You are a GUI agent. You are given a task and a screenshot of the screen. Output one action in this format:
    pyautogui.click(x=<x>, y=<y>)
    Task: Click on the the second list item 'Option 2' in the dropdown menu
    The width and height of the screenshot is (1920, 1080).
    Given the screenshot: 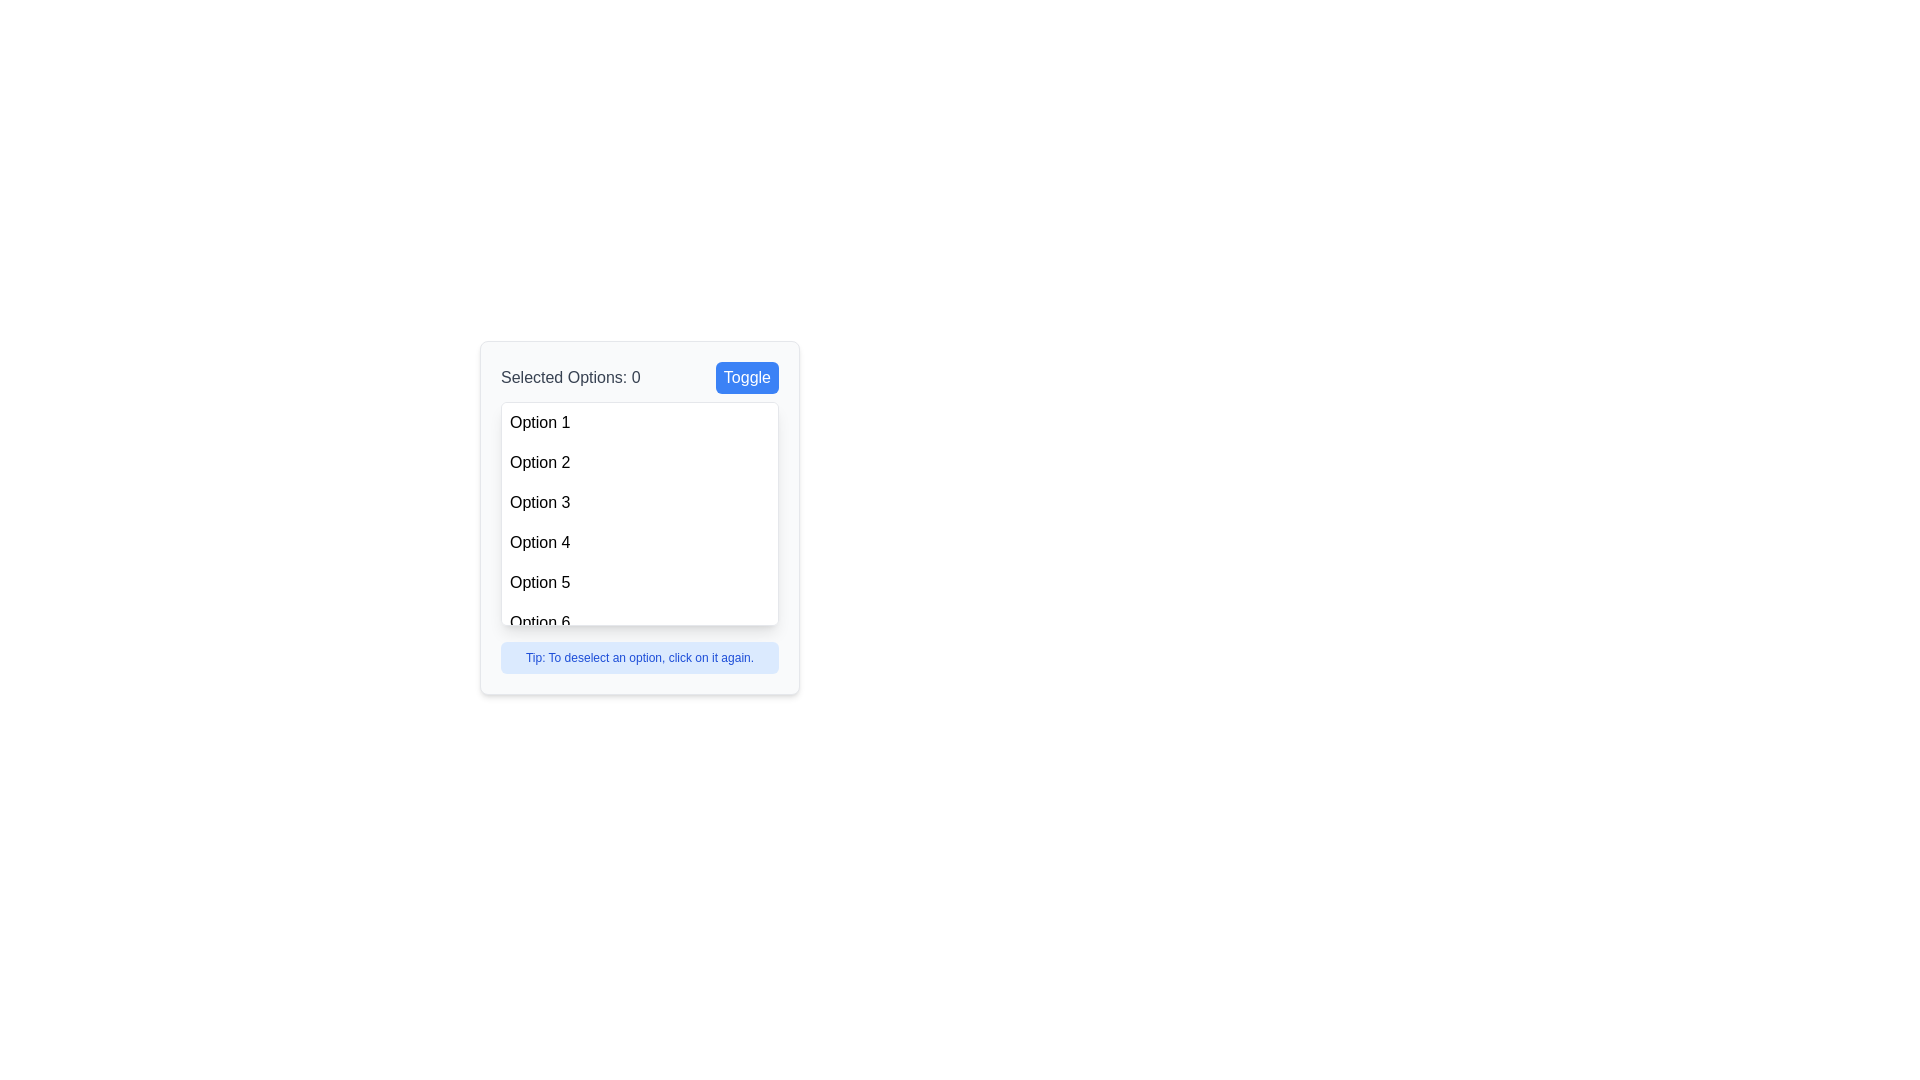 What is the action you would take?
    pyautogui.click(x=638, y=462)
    